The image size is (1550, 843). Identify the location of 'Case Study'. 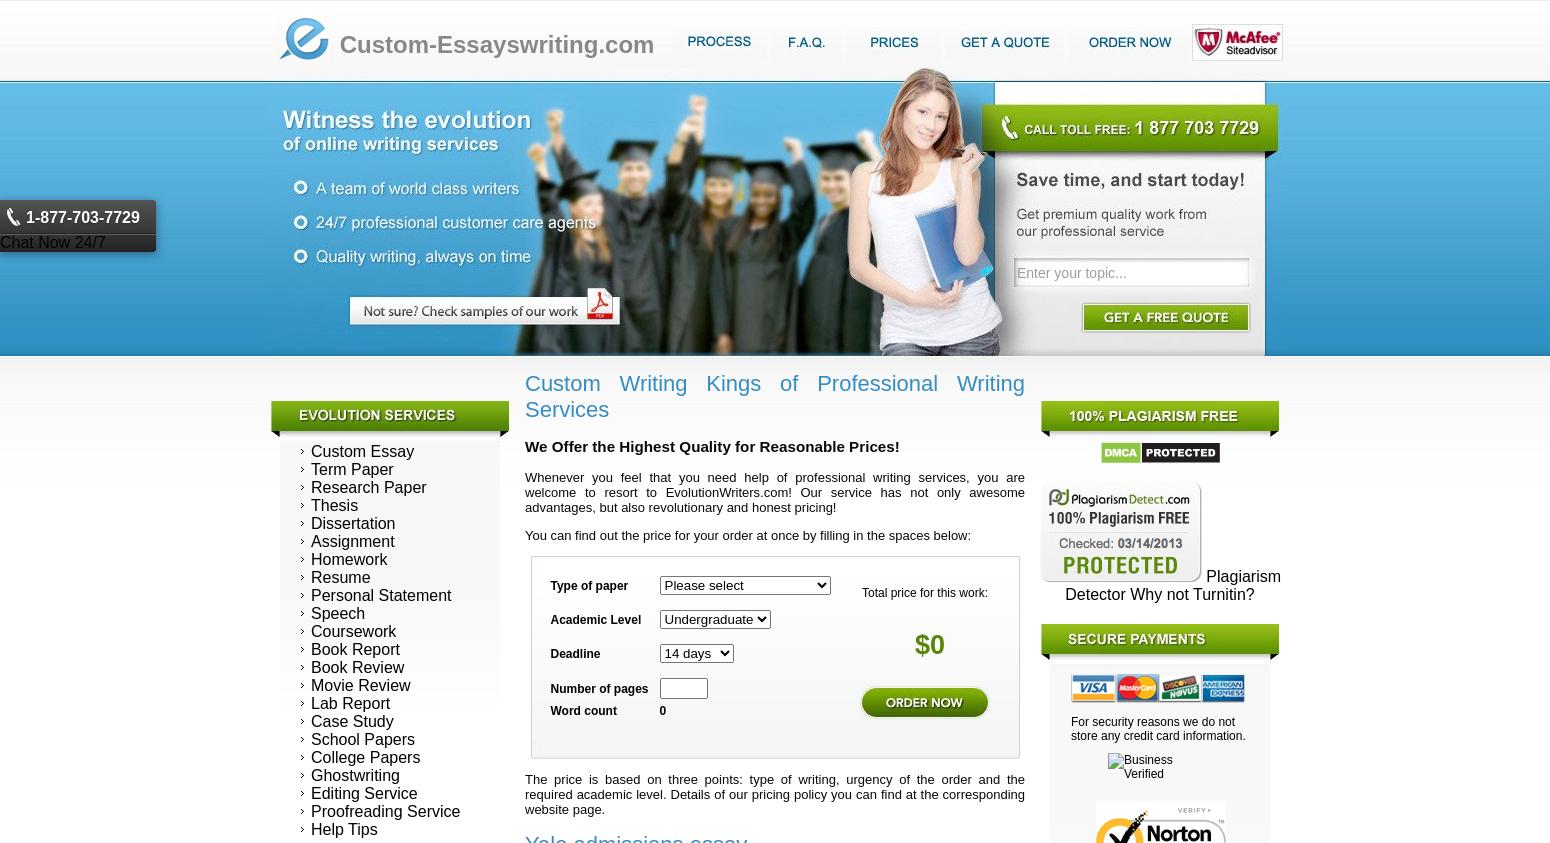
(310, 720).